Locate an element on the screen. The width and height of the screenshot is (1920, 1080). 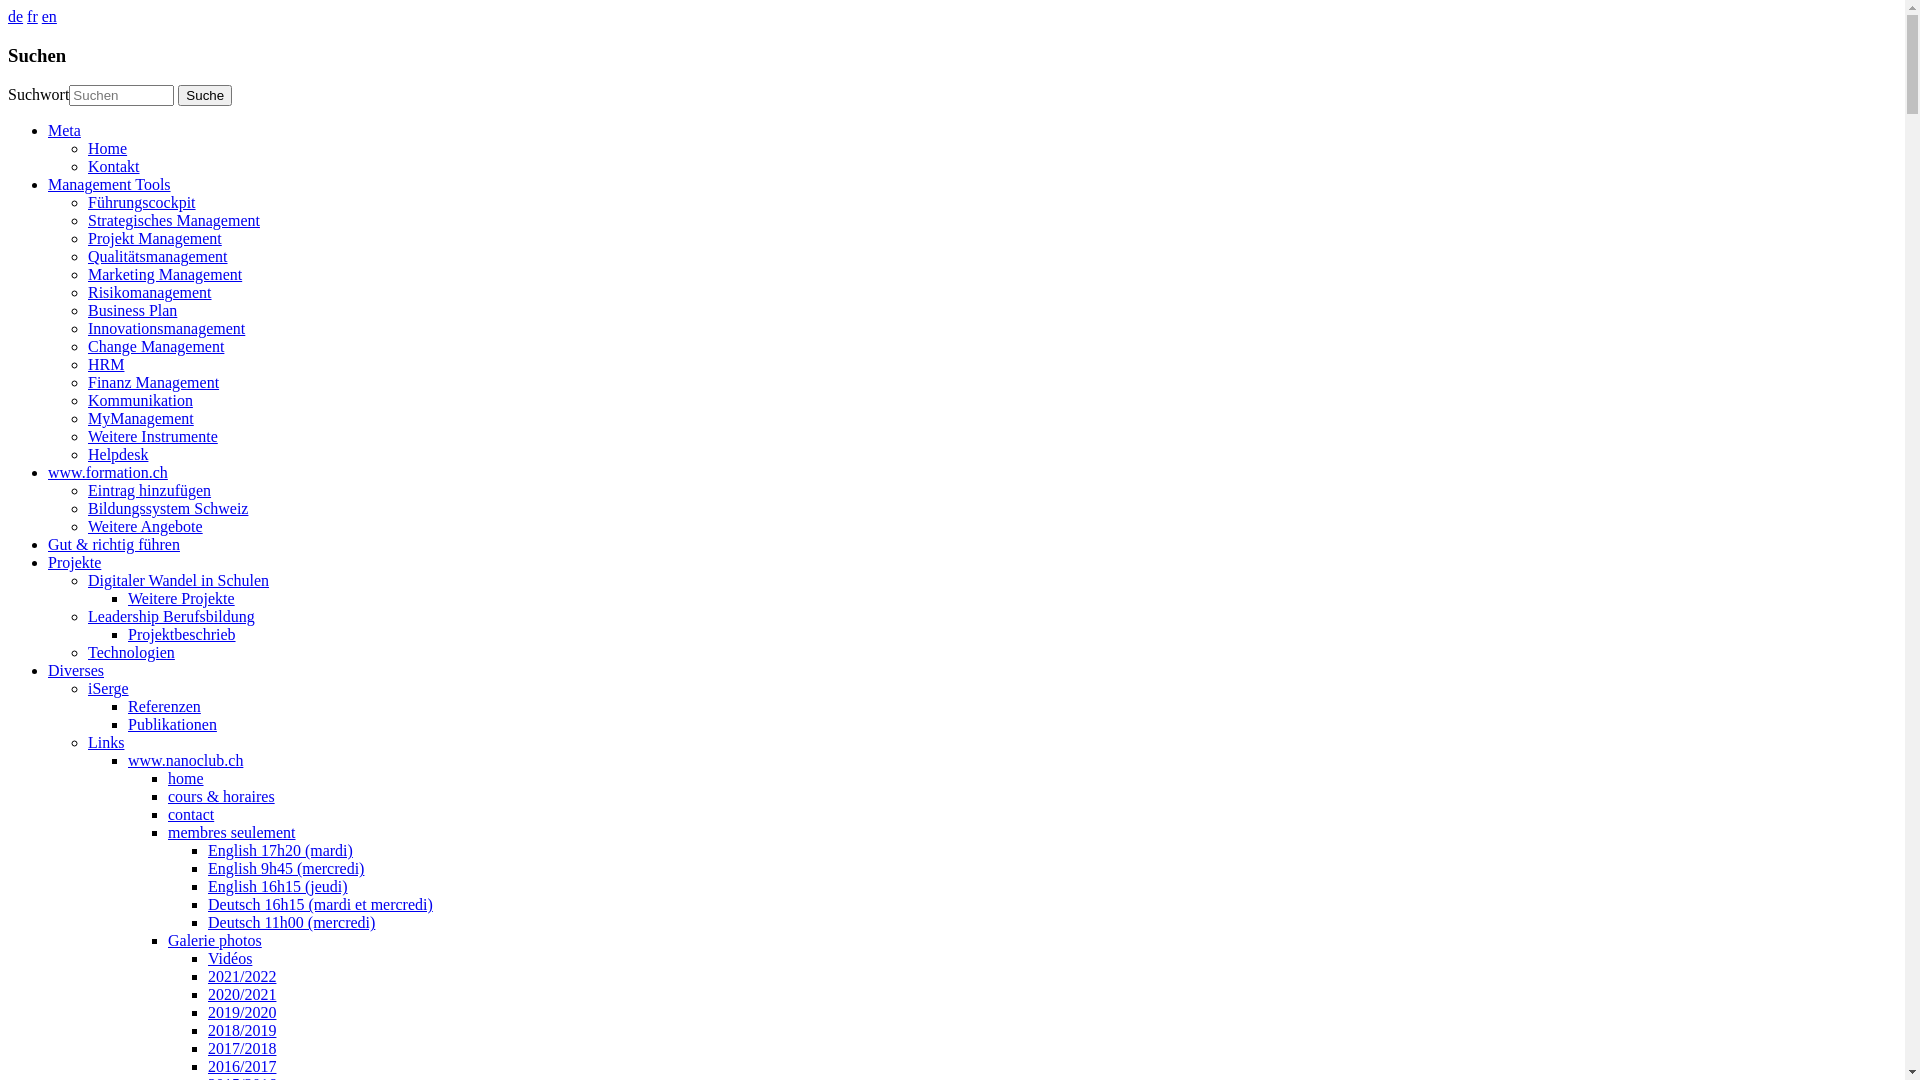
'Kontakt' is located at coordinates (113, 165).